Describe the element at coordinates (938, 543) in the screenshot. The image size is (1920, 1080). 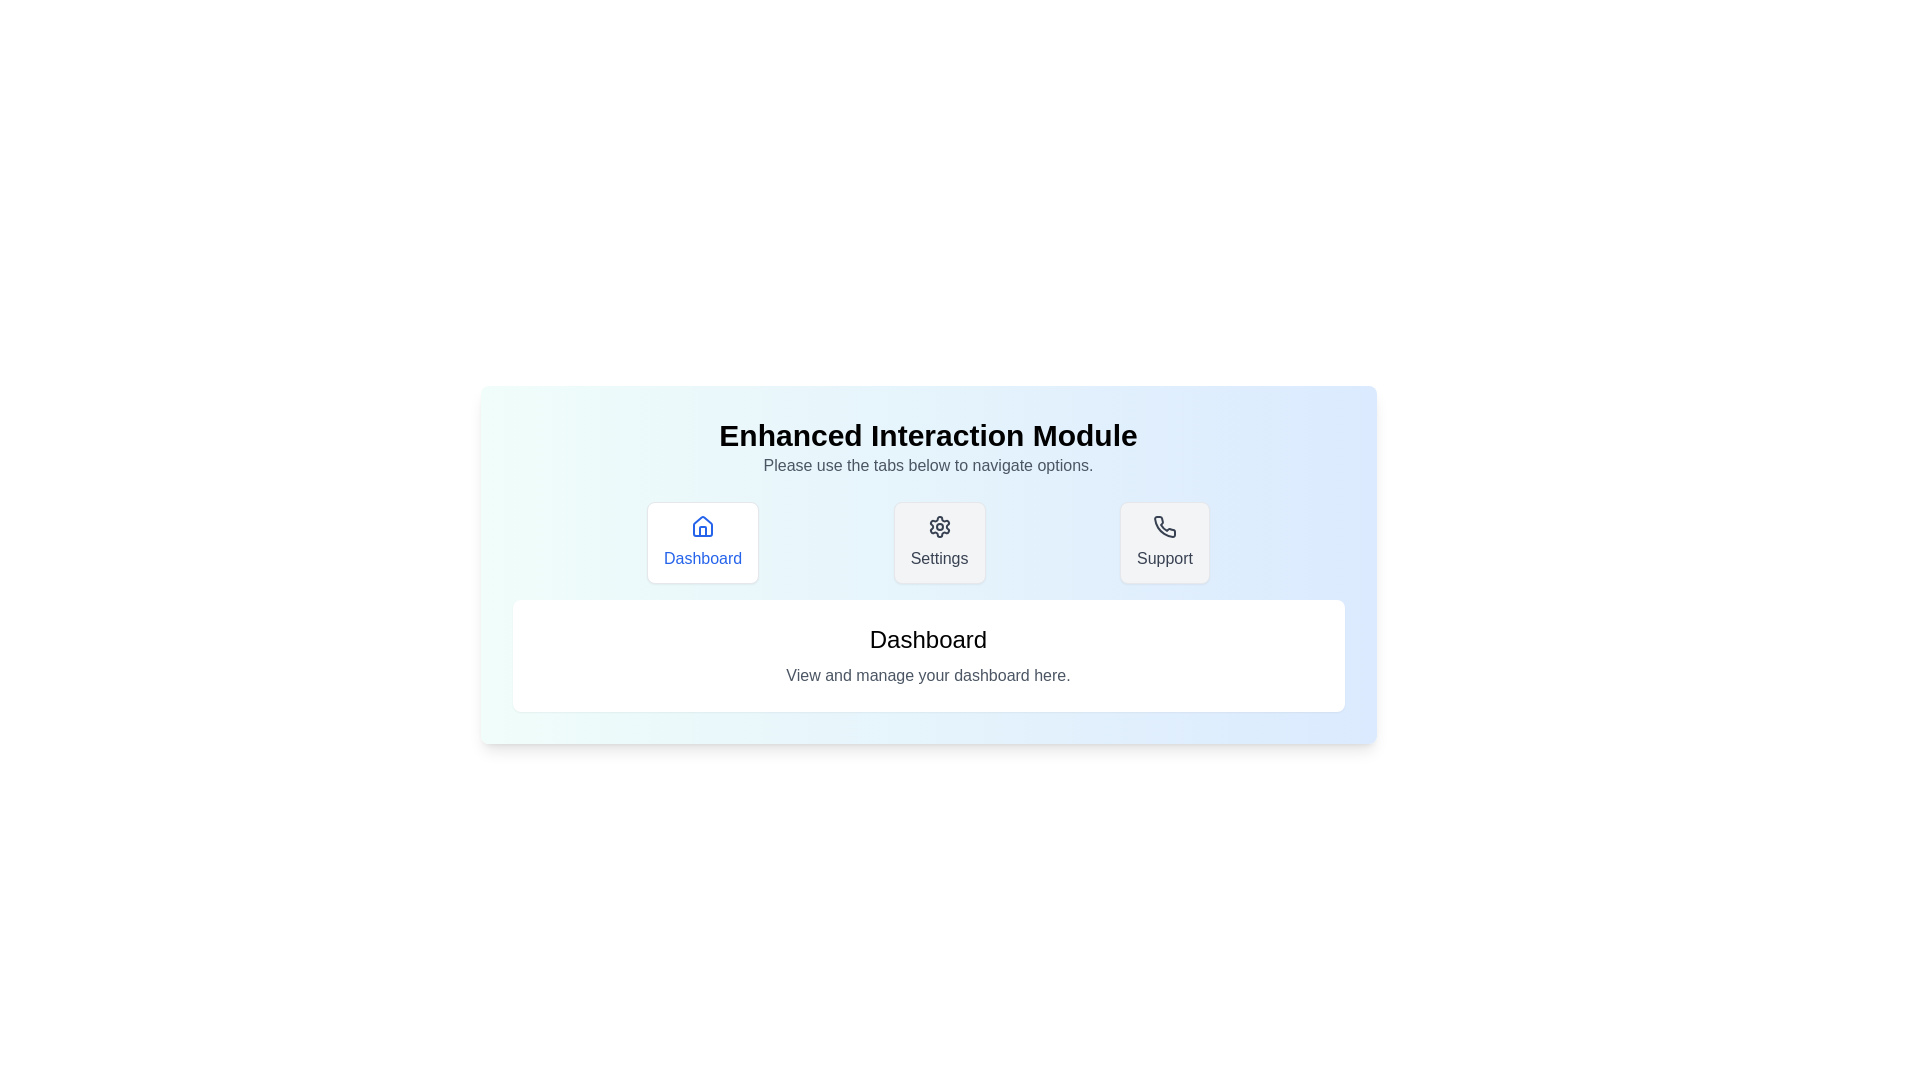
I see `the Settings tab to activate it` at that location.